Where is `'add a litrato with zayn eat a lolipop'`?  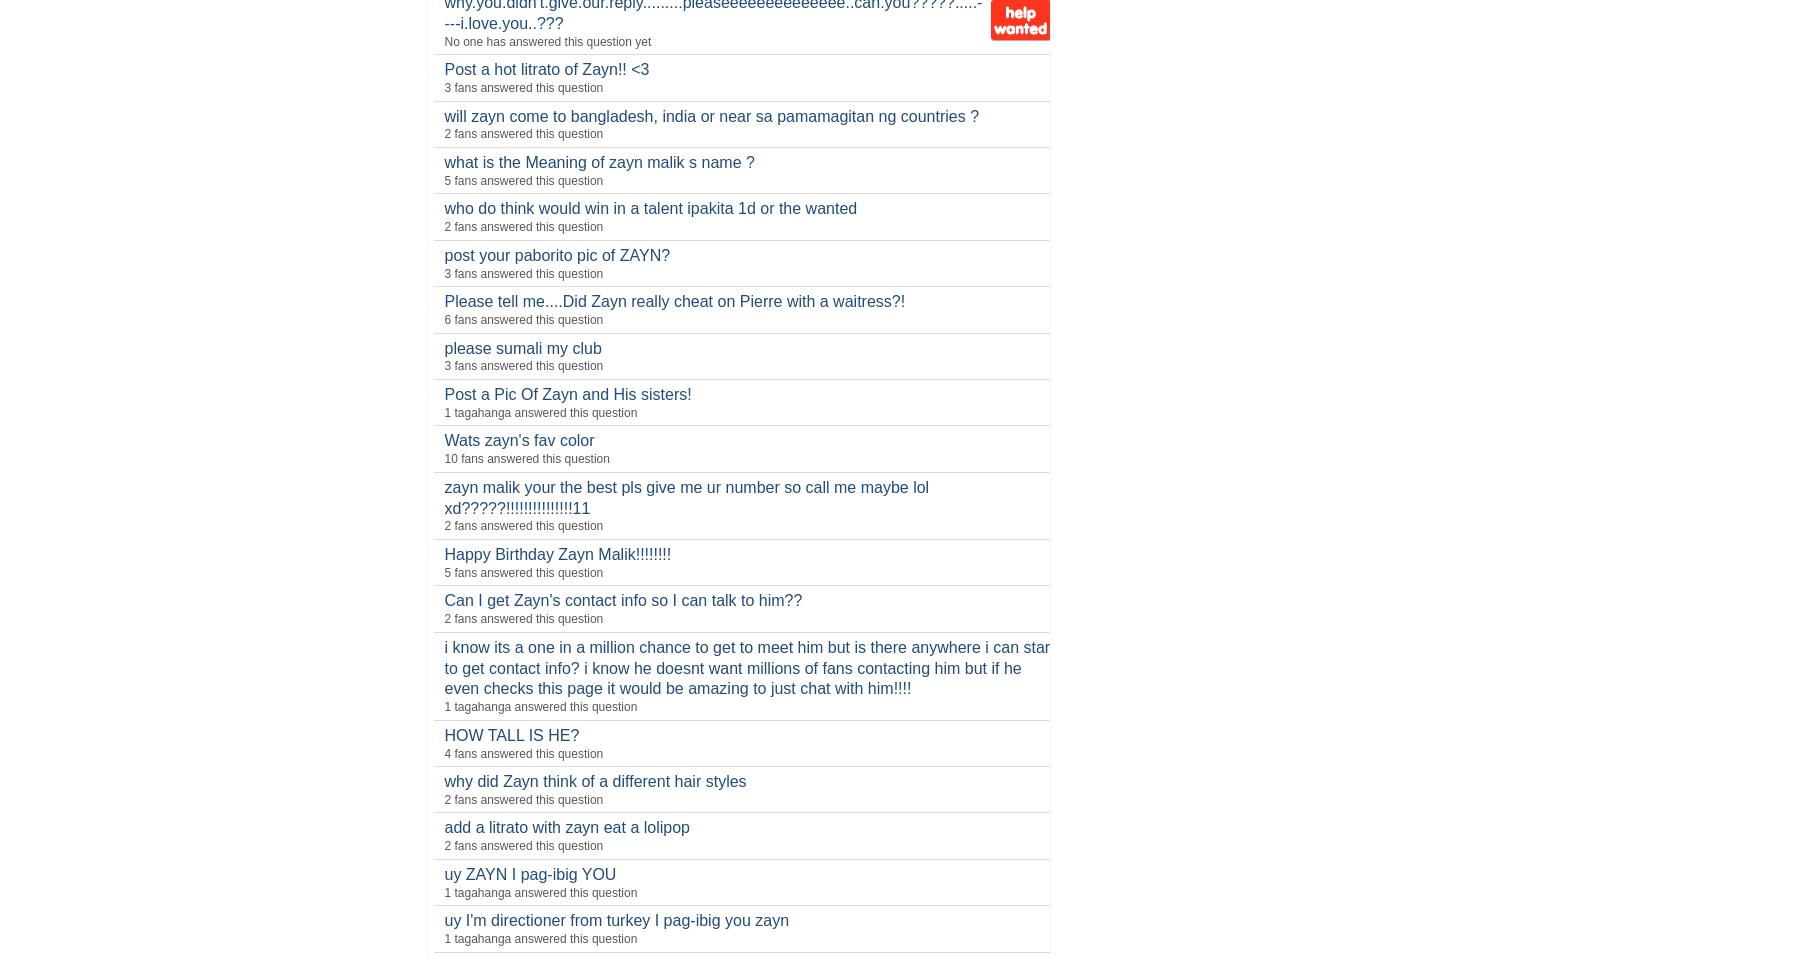
'add a litrato with zayn eat a lolipop' is located at coordinates (566, 826).